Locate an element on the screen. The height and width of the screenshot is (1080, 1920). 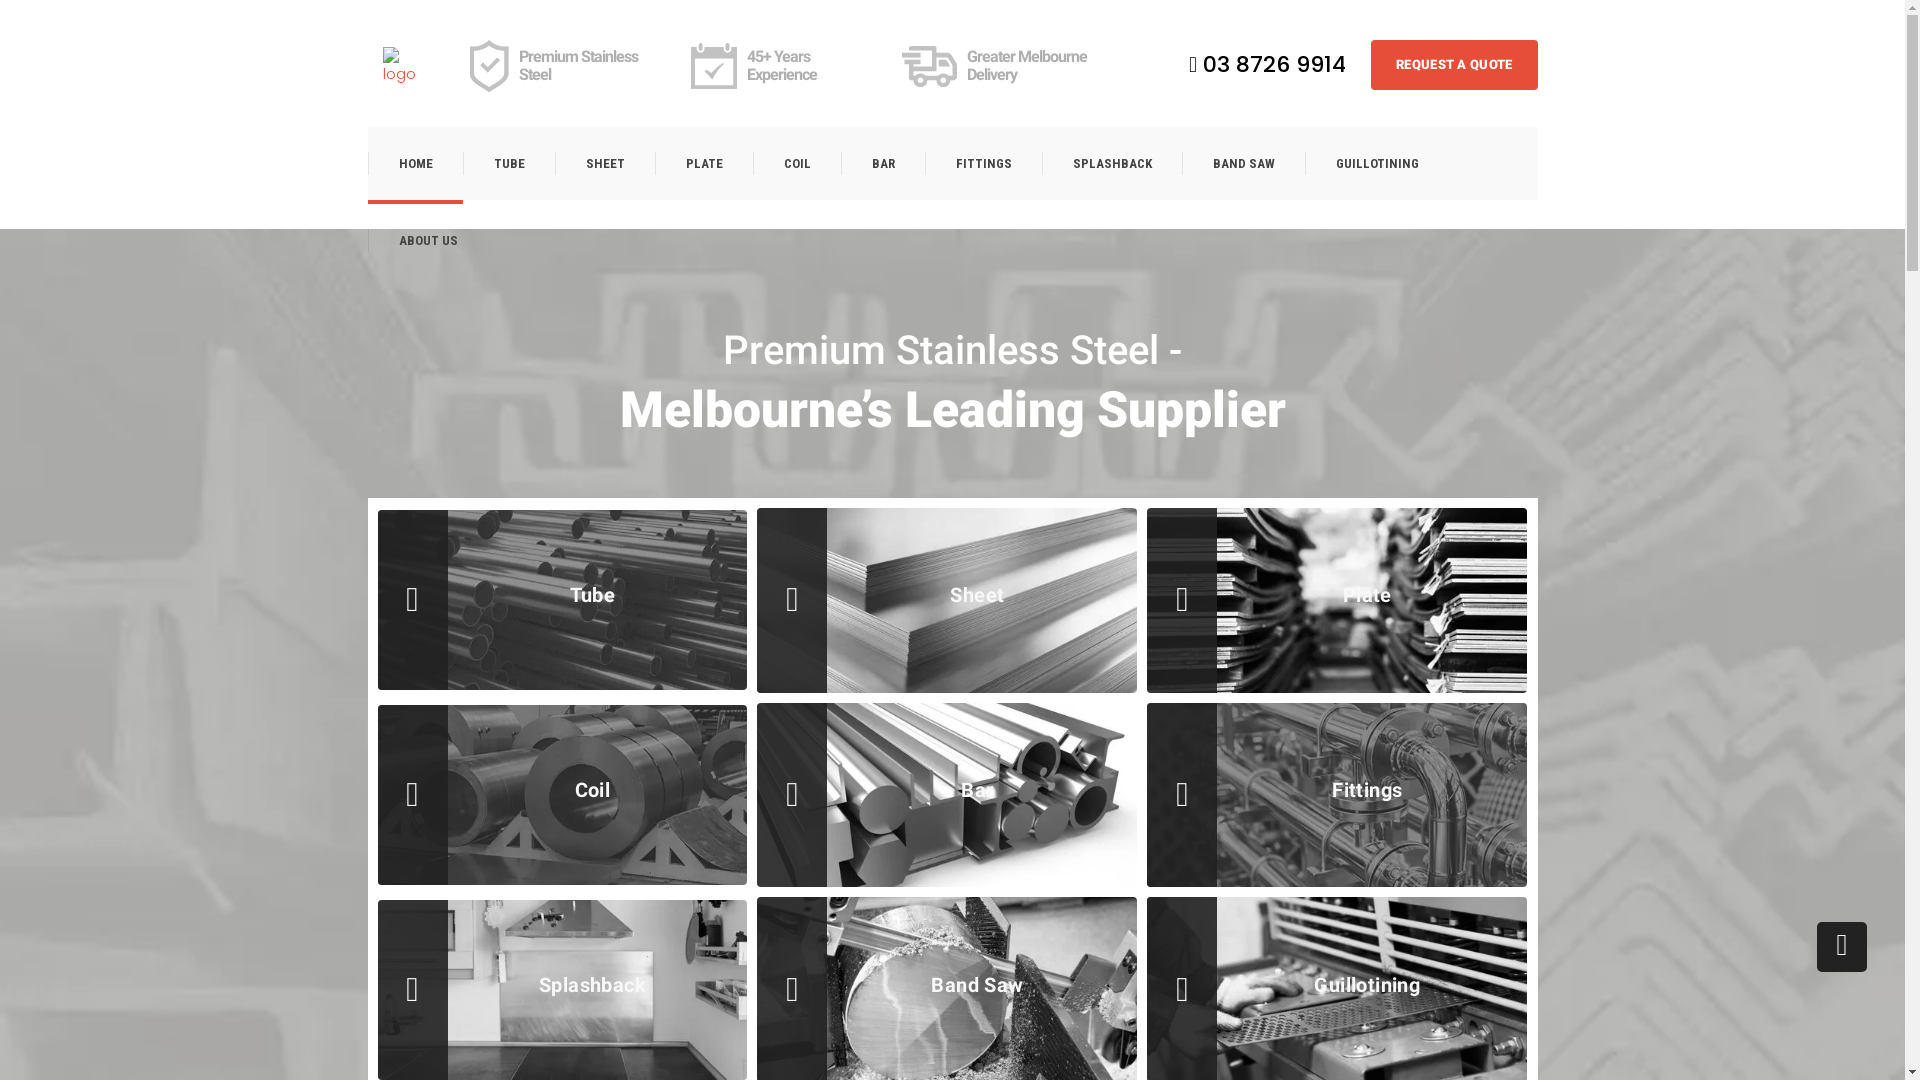
'BAND SAW' is located at coordinates (1242, 162).